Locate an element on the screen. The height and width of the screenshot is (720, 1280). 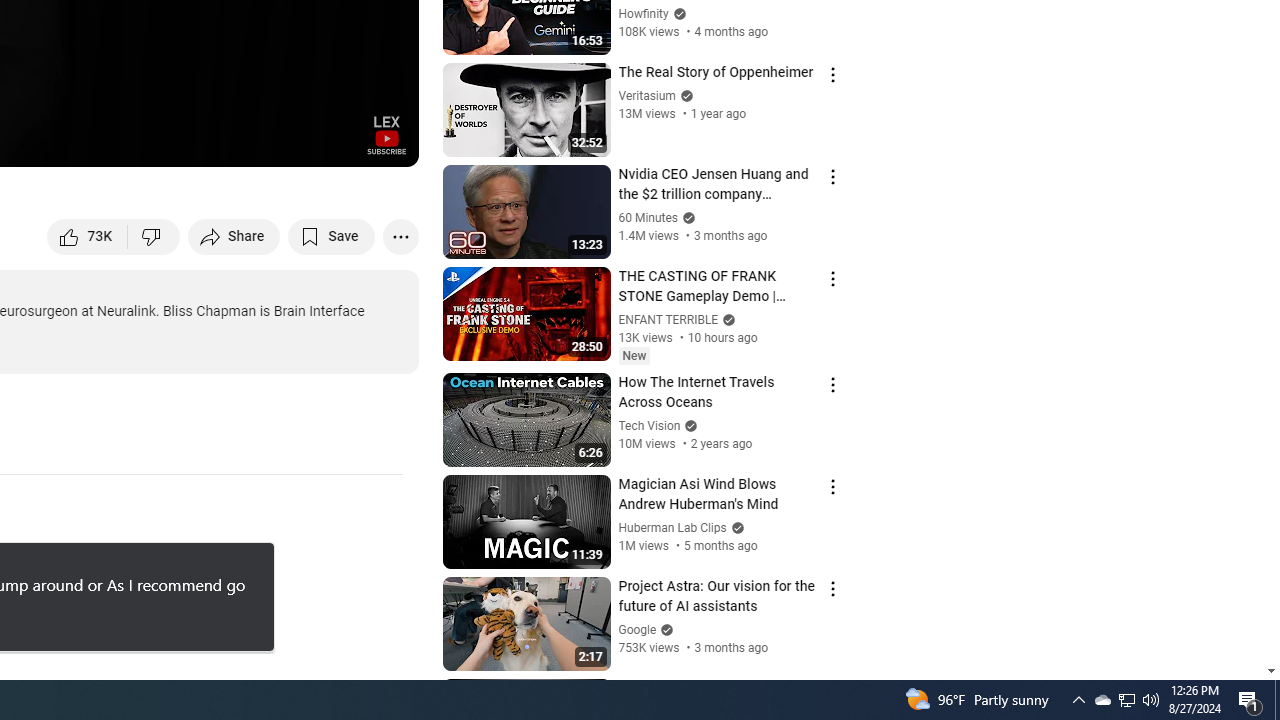
'Channel watermark' is located at coordinates (386, 135).